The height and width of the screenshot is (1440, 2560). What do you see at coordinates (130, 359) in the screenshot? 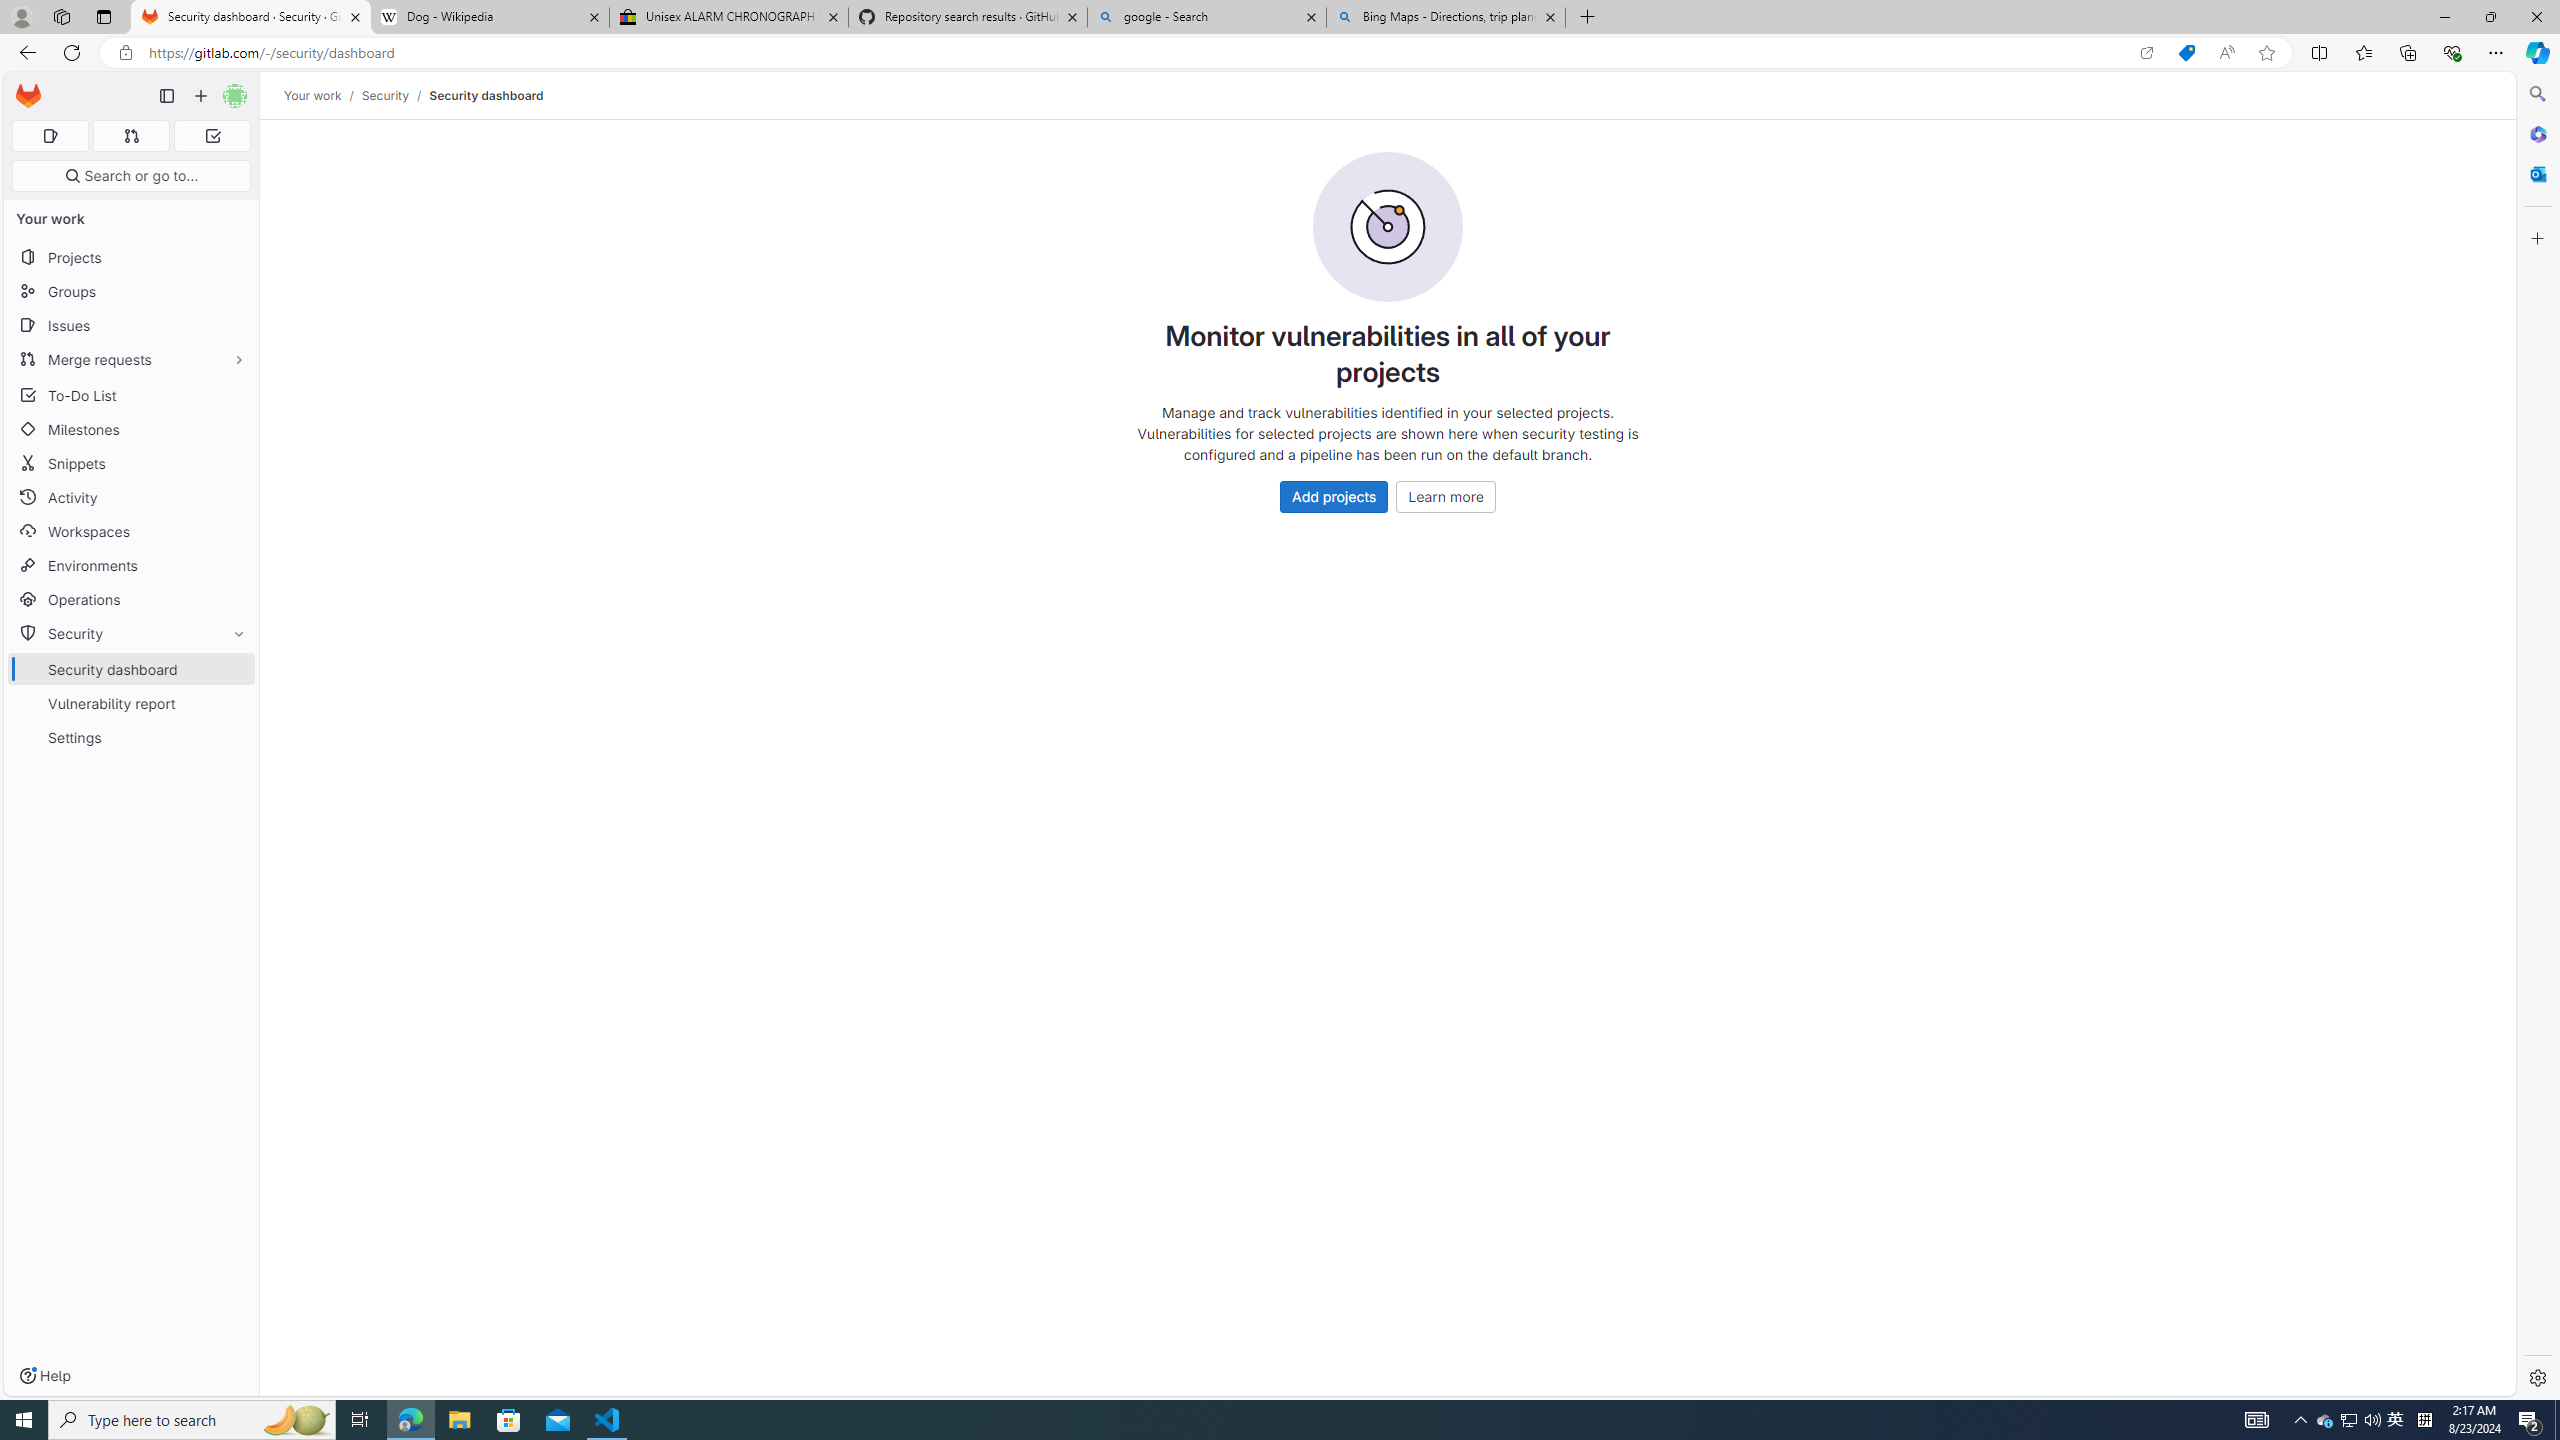
I see `'Merge requests'` at bounding box center [130, 359].